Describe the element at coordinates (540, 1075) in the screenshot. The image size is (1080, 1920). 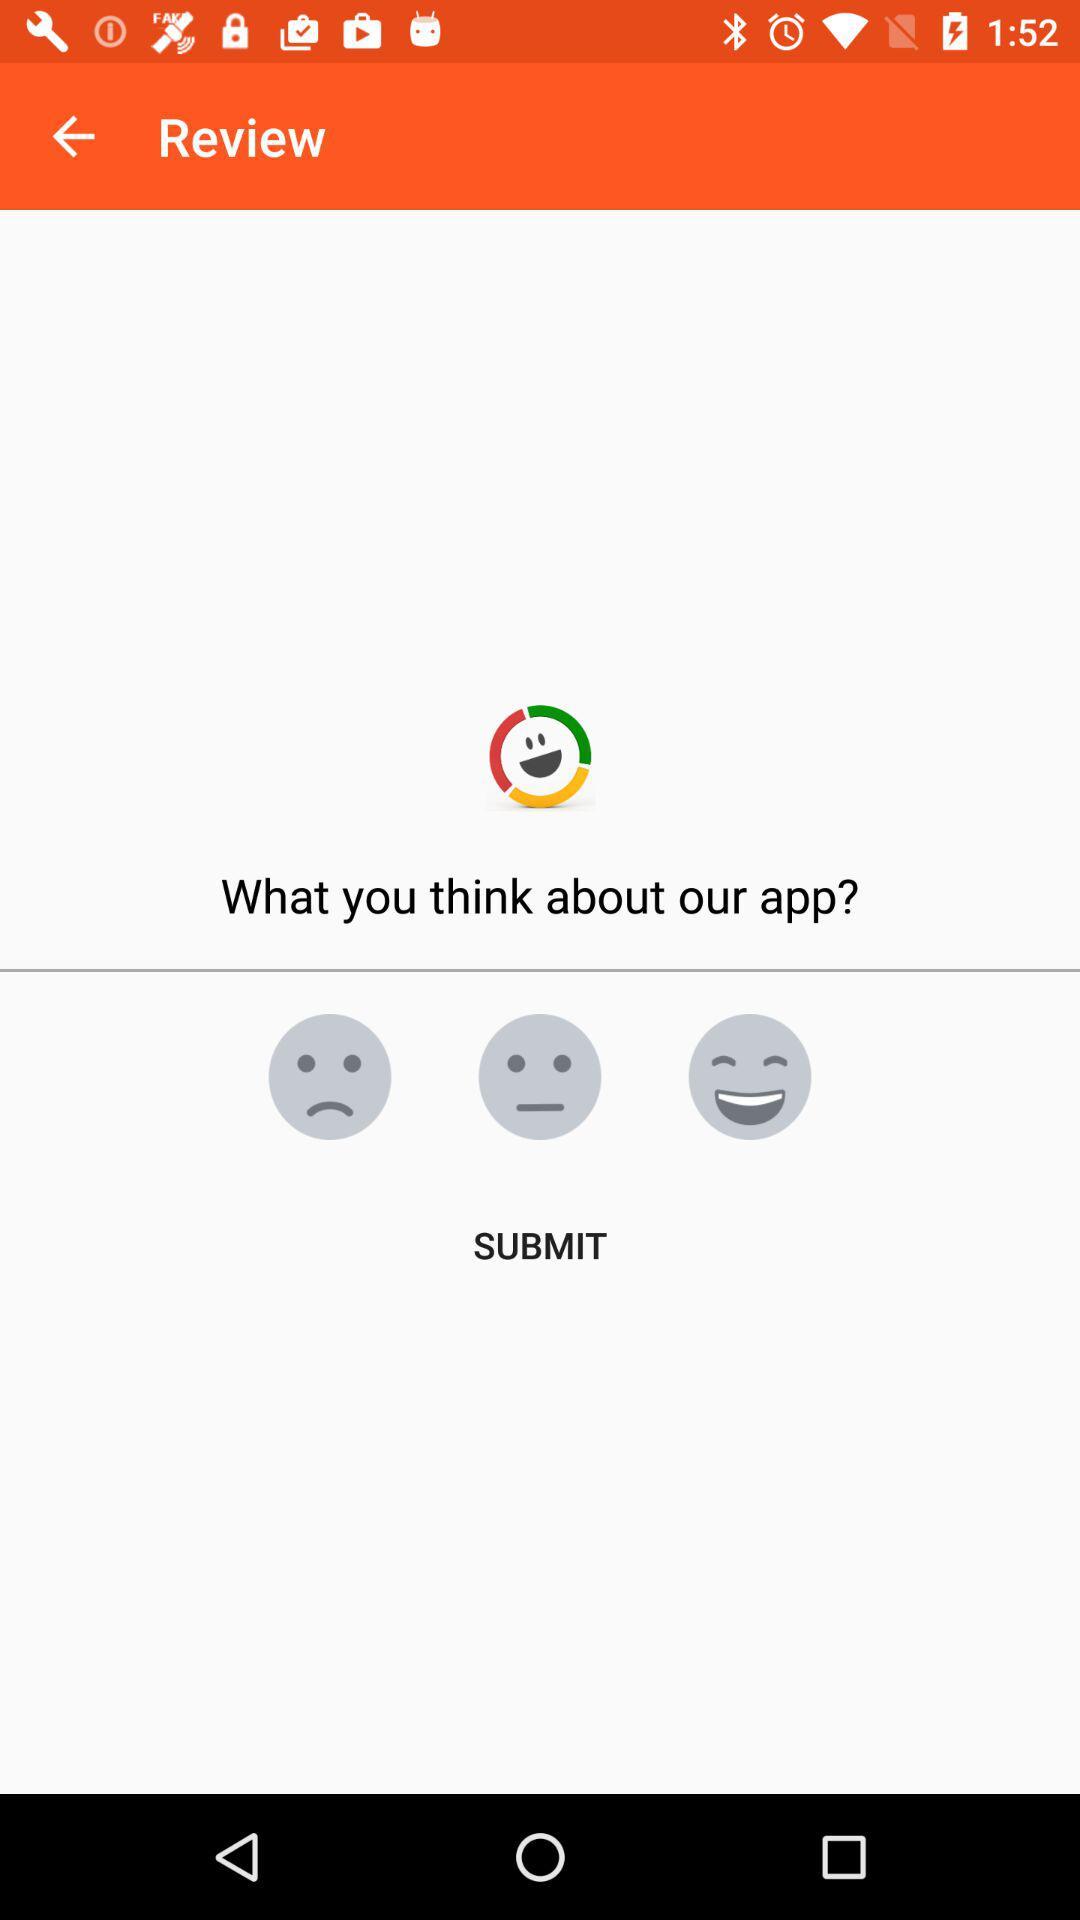
I see `the emoji icon` at that location.